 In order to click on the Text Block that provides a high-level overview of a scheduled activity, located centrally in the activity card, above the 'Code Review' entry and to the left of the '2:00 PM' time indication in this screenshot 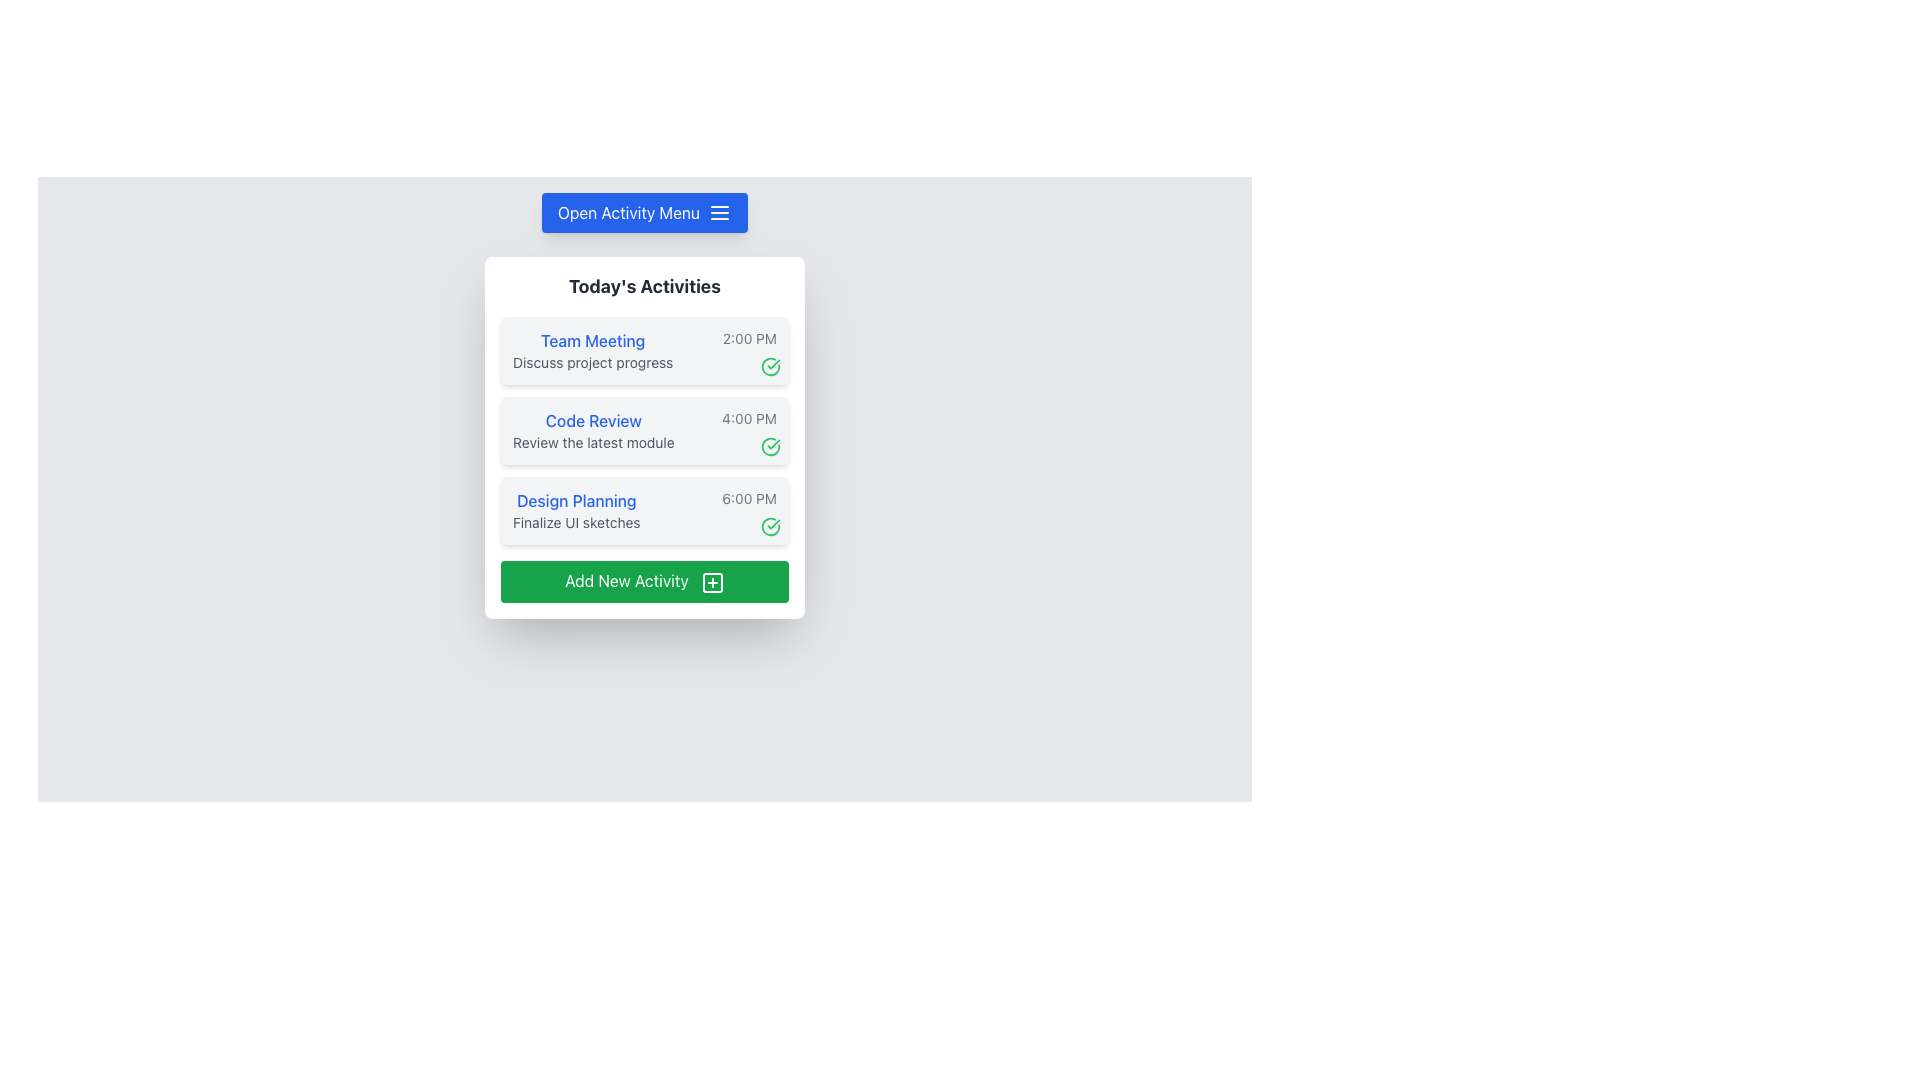, I will do `click(592, 350)`.